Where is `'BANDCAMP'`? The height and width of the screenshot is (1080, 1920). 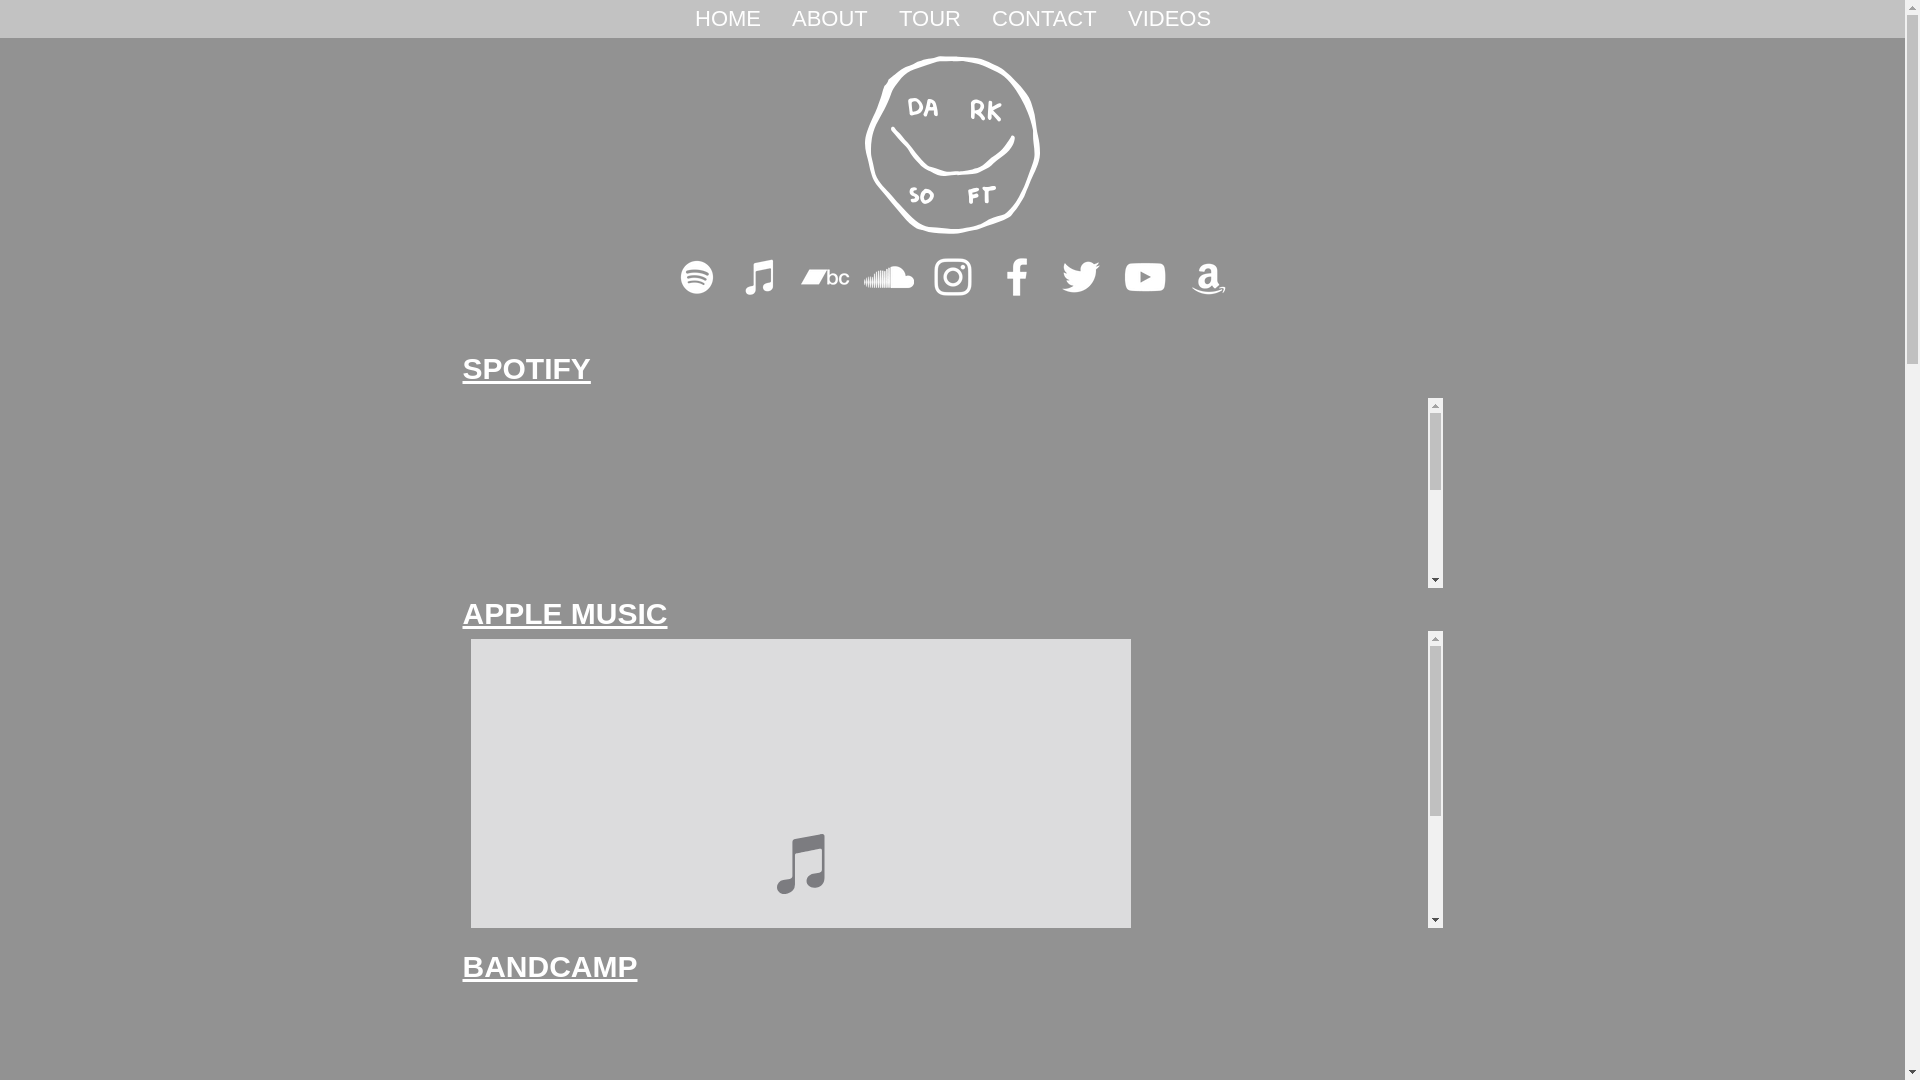 'BANDCAMP' is located at coordinates (549, 965).